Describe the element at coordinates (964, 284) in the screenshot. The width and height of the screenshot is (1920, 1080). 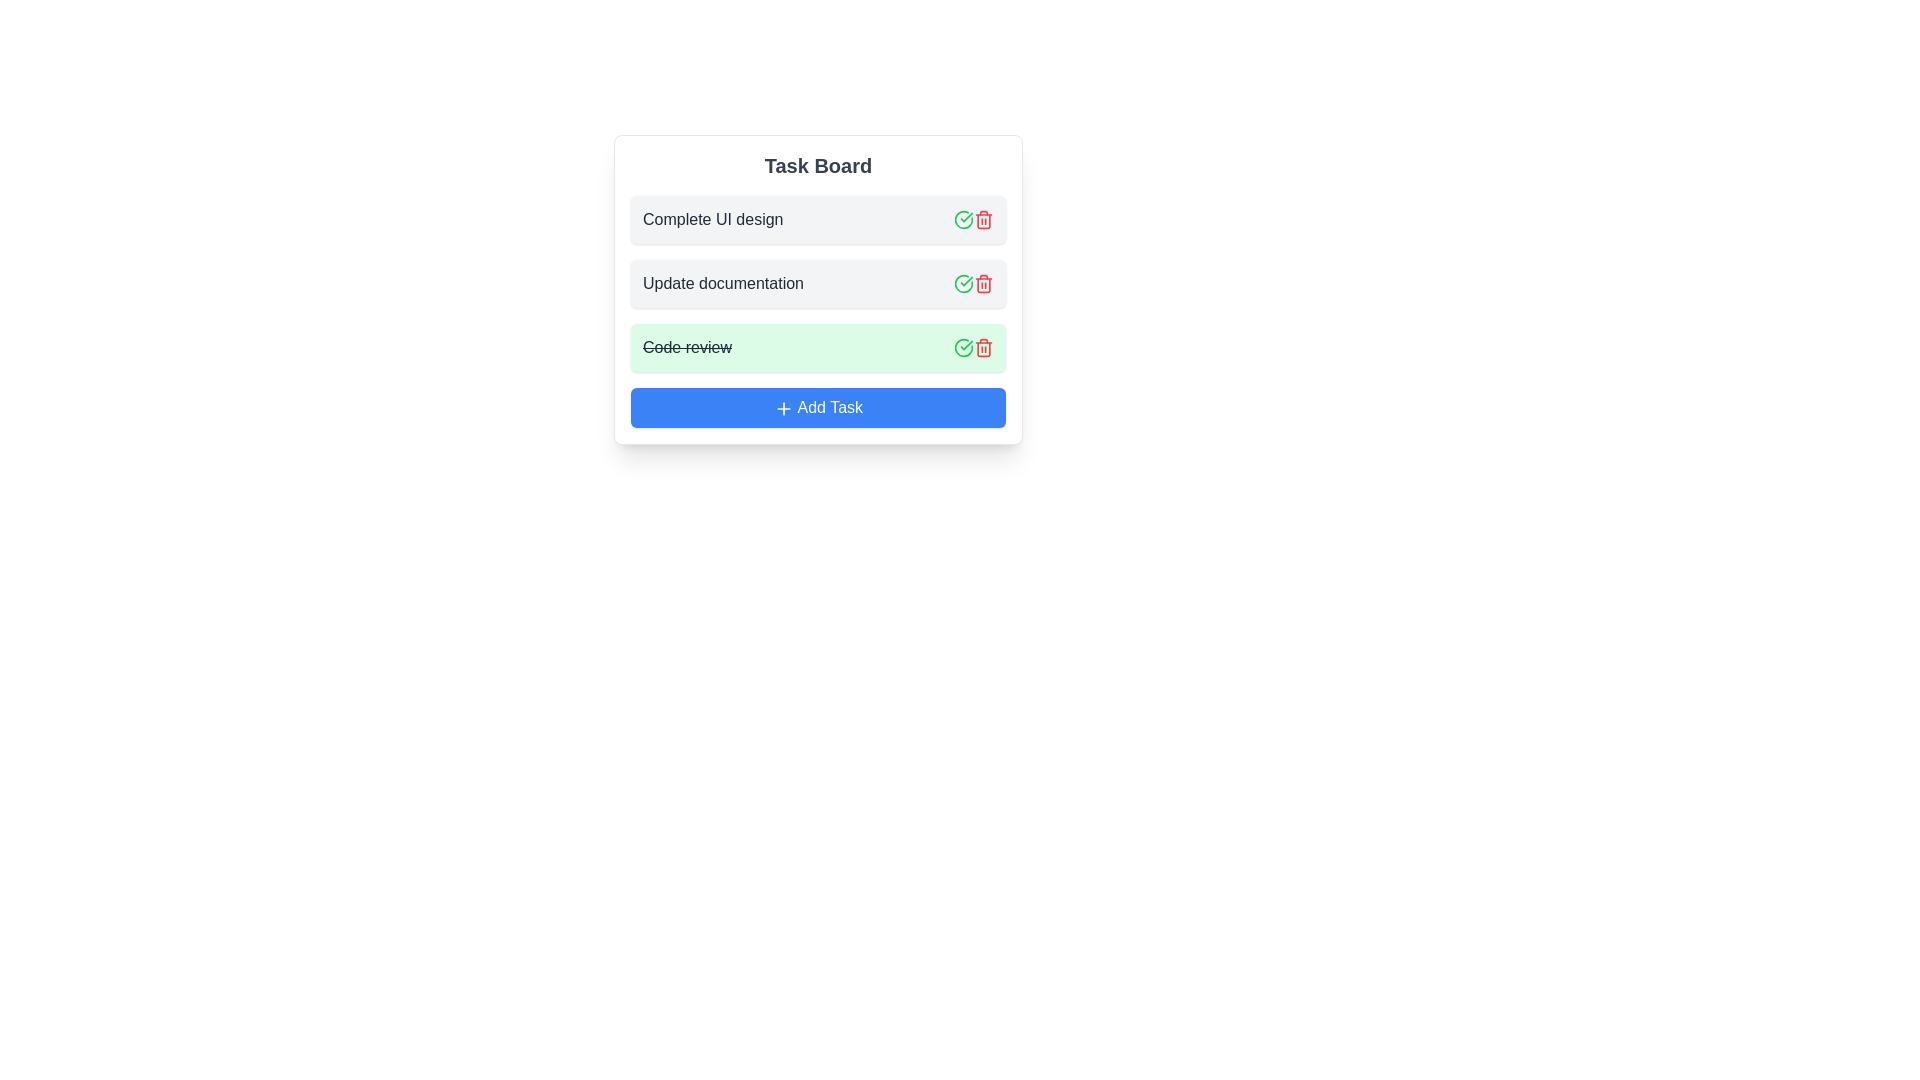
I see `the circular green check mark icon next to the 'Update documentation' text to mark the task as completed` at that location.